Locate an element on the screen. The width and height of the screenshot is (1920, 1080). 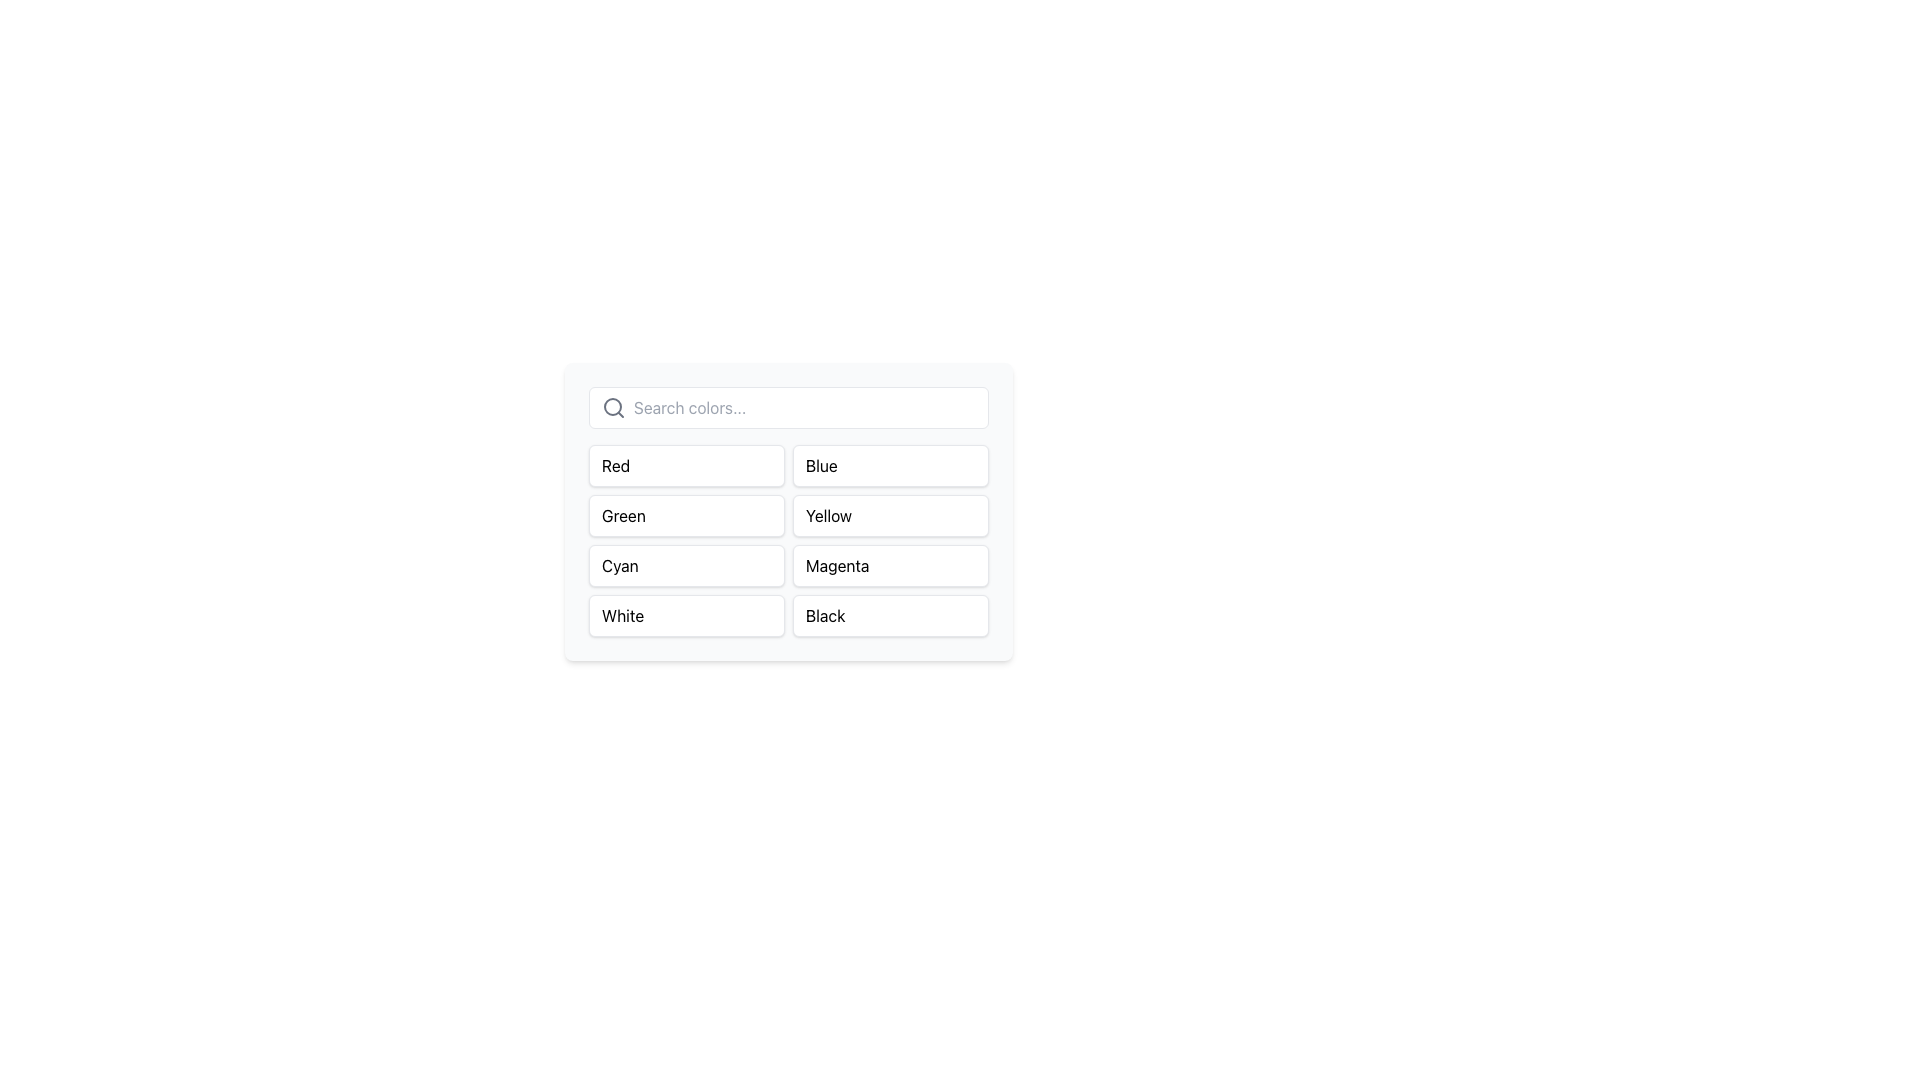
the 'Black' button located in the right column of the grid layout is located at coordinates (890, 615).